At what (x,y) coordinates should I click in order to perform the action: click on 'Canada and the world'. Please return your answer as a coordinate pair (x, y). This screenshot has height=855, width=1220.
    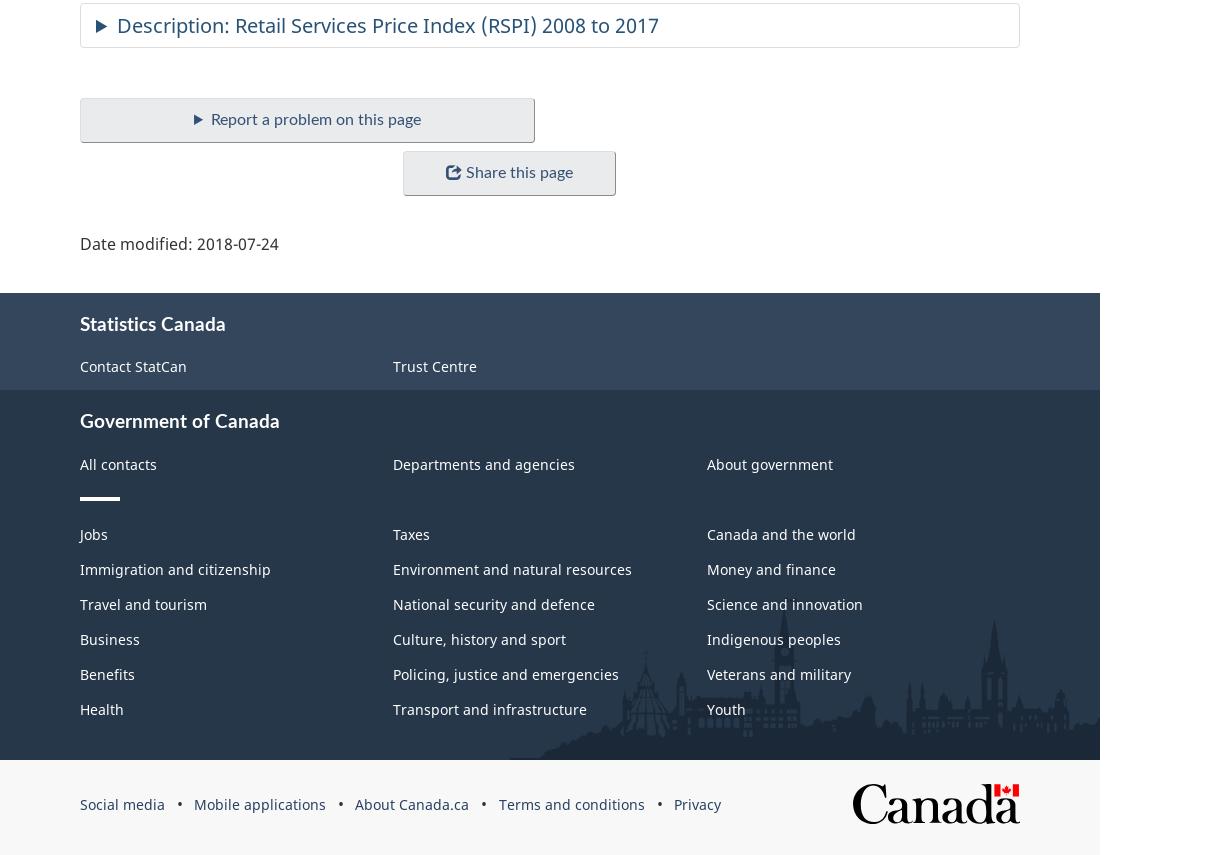
    Looking at the image, I should click on (705, 533).